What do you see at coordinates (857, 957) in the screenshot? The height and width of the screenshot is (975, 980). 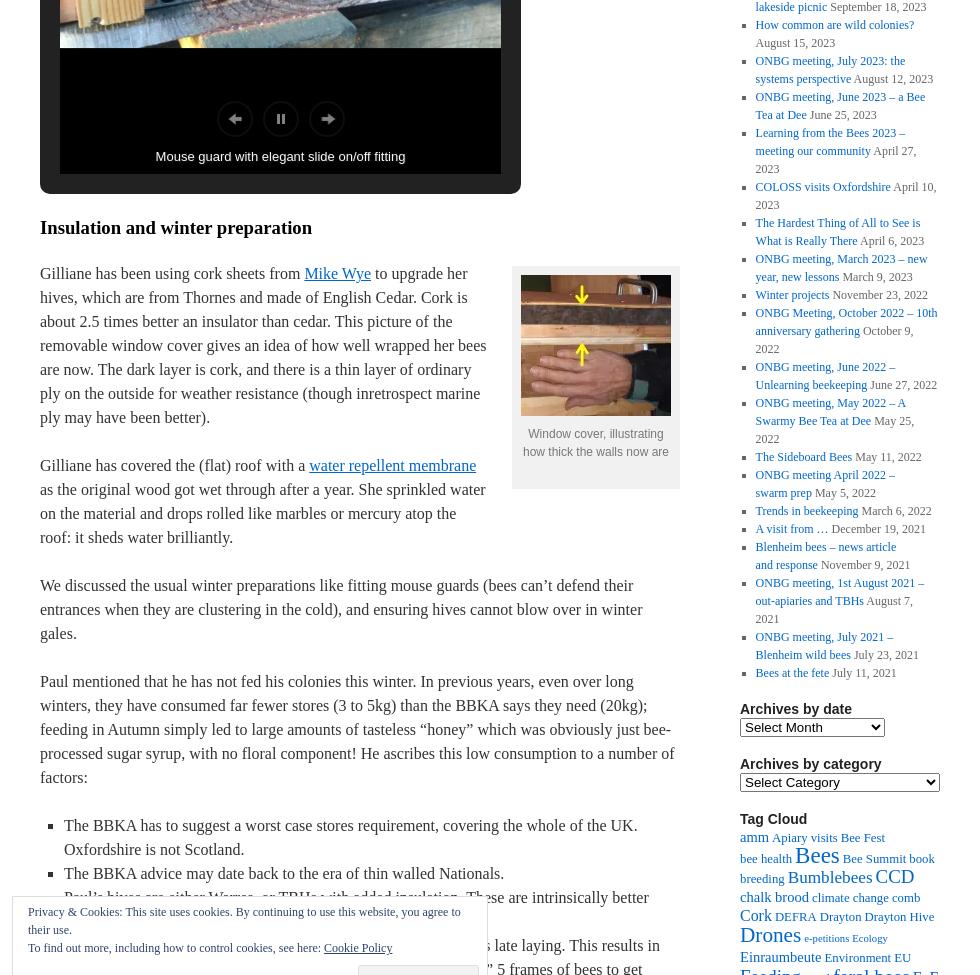 I see `'Environment'` at bounding box center [857, 957].